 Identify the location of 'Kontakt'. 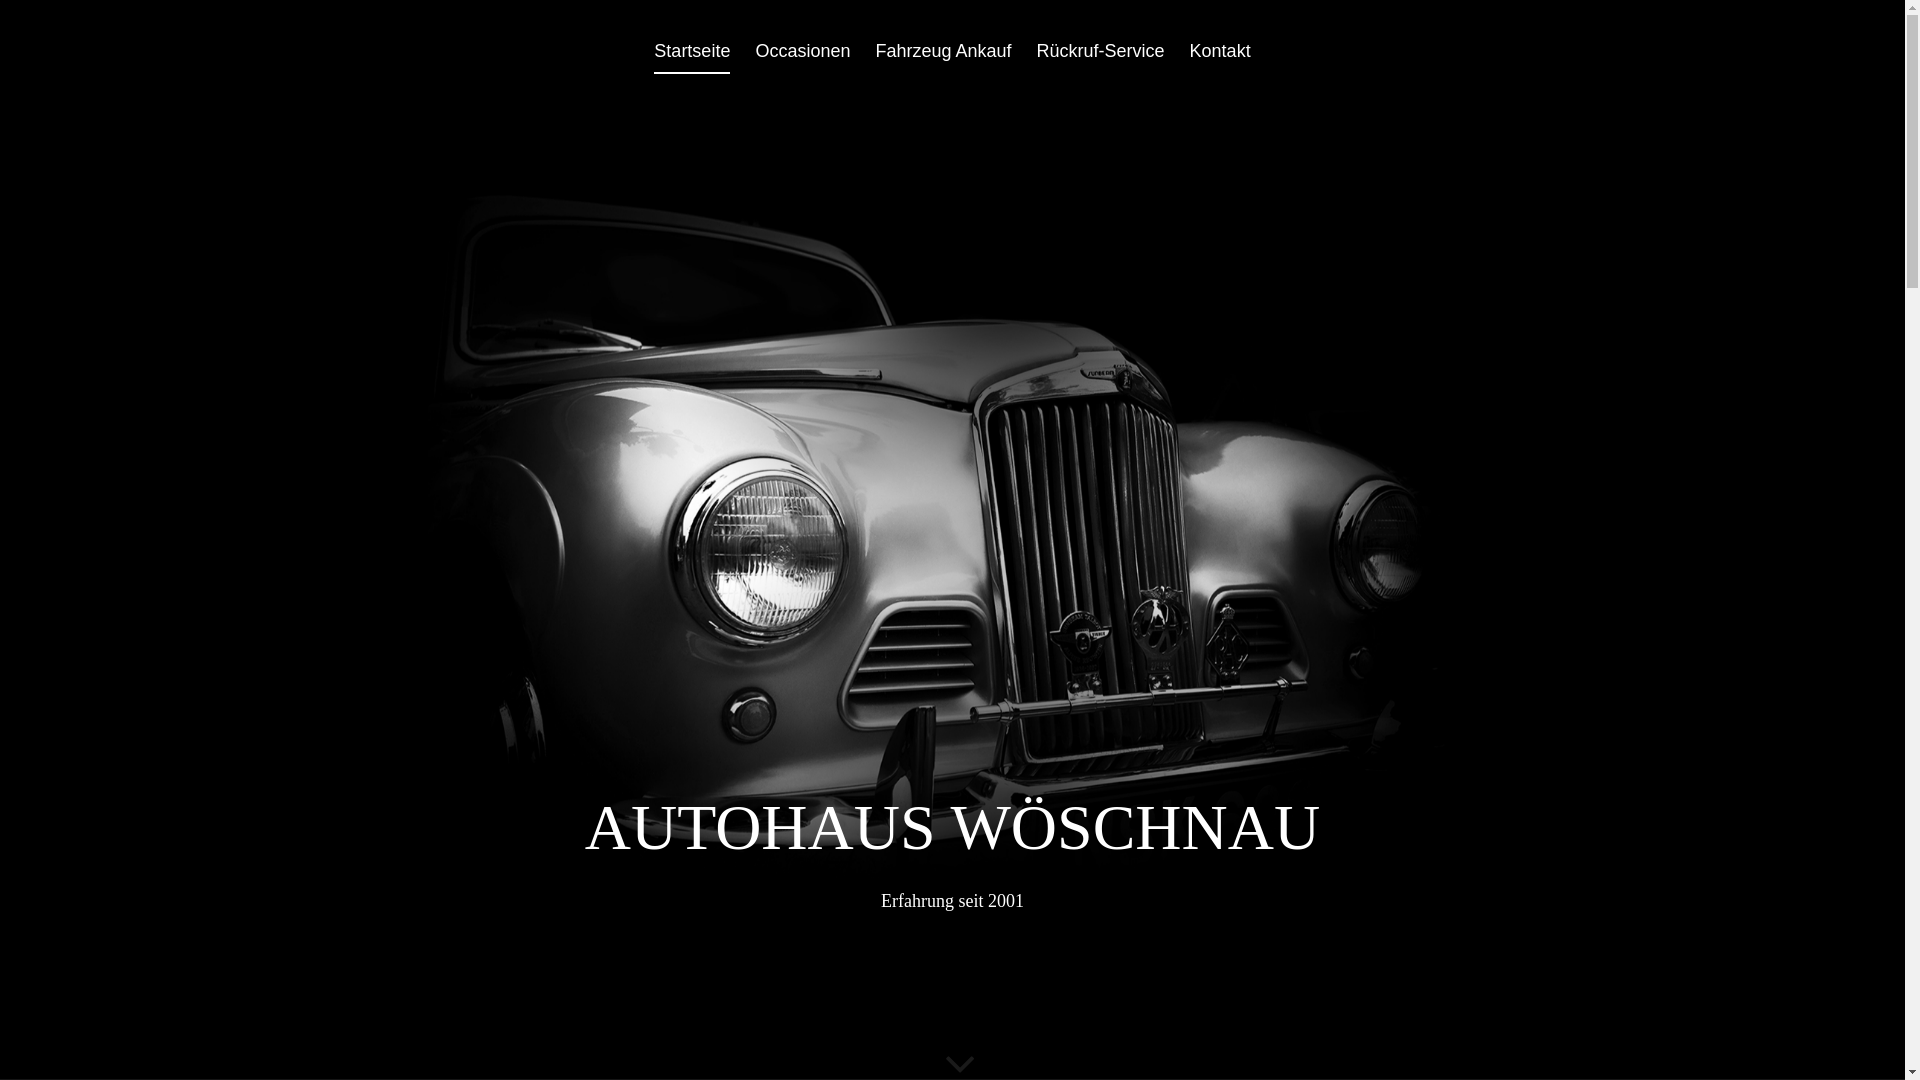
(1219, 56).